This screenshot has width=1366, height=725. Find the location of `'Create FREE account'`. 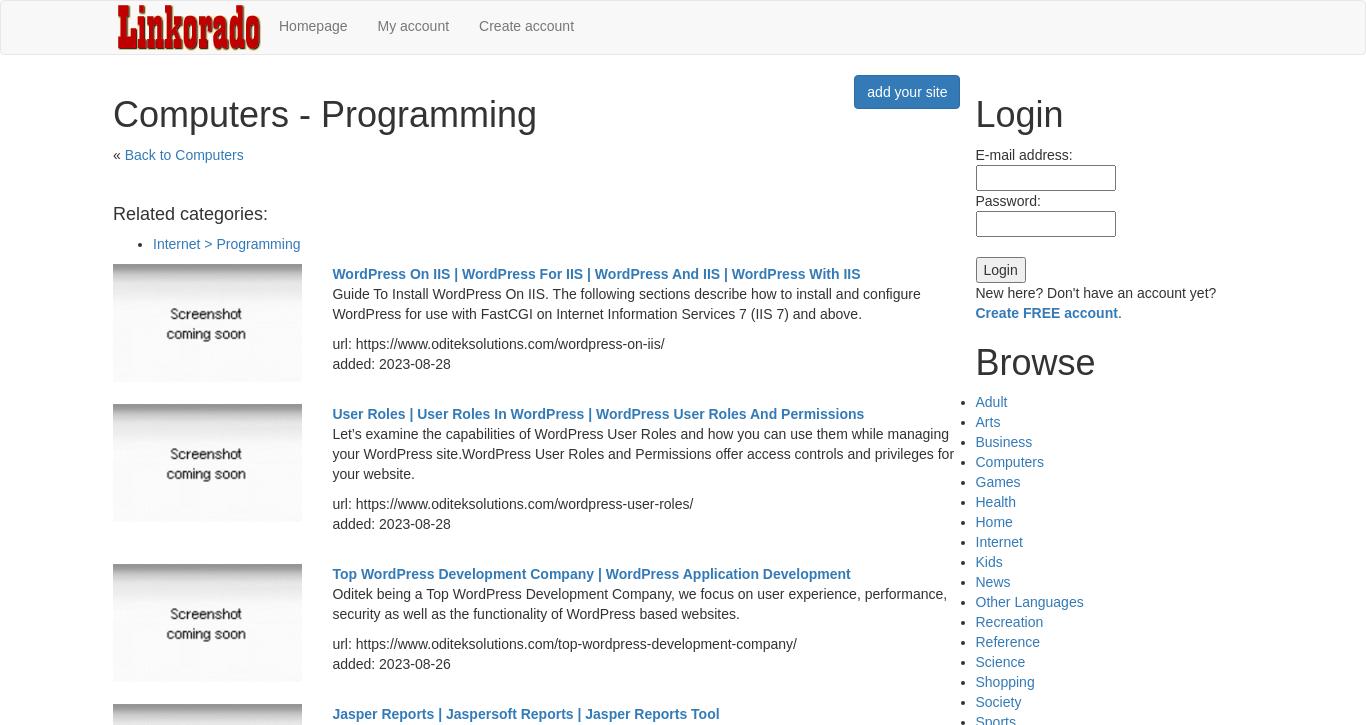

'Create FREE account' is located at coordinates (1044, 311).